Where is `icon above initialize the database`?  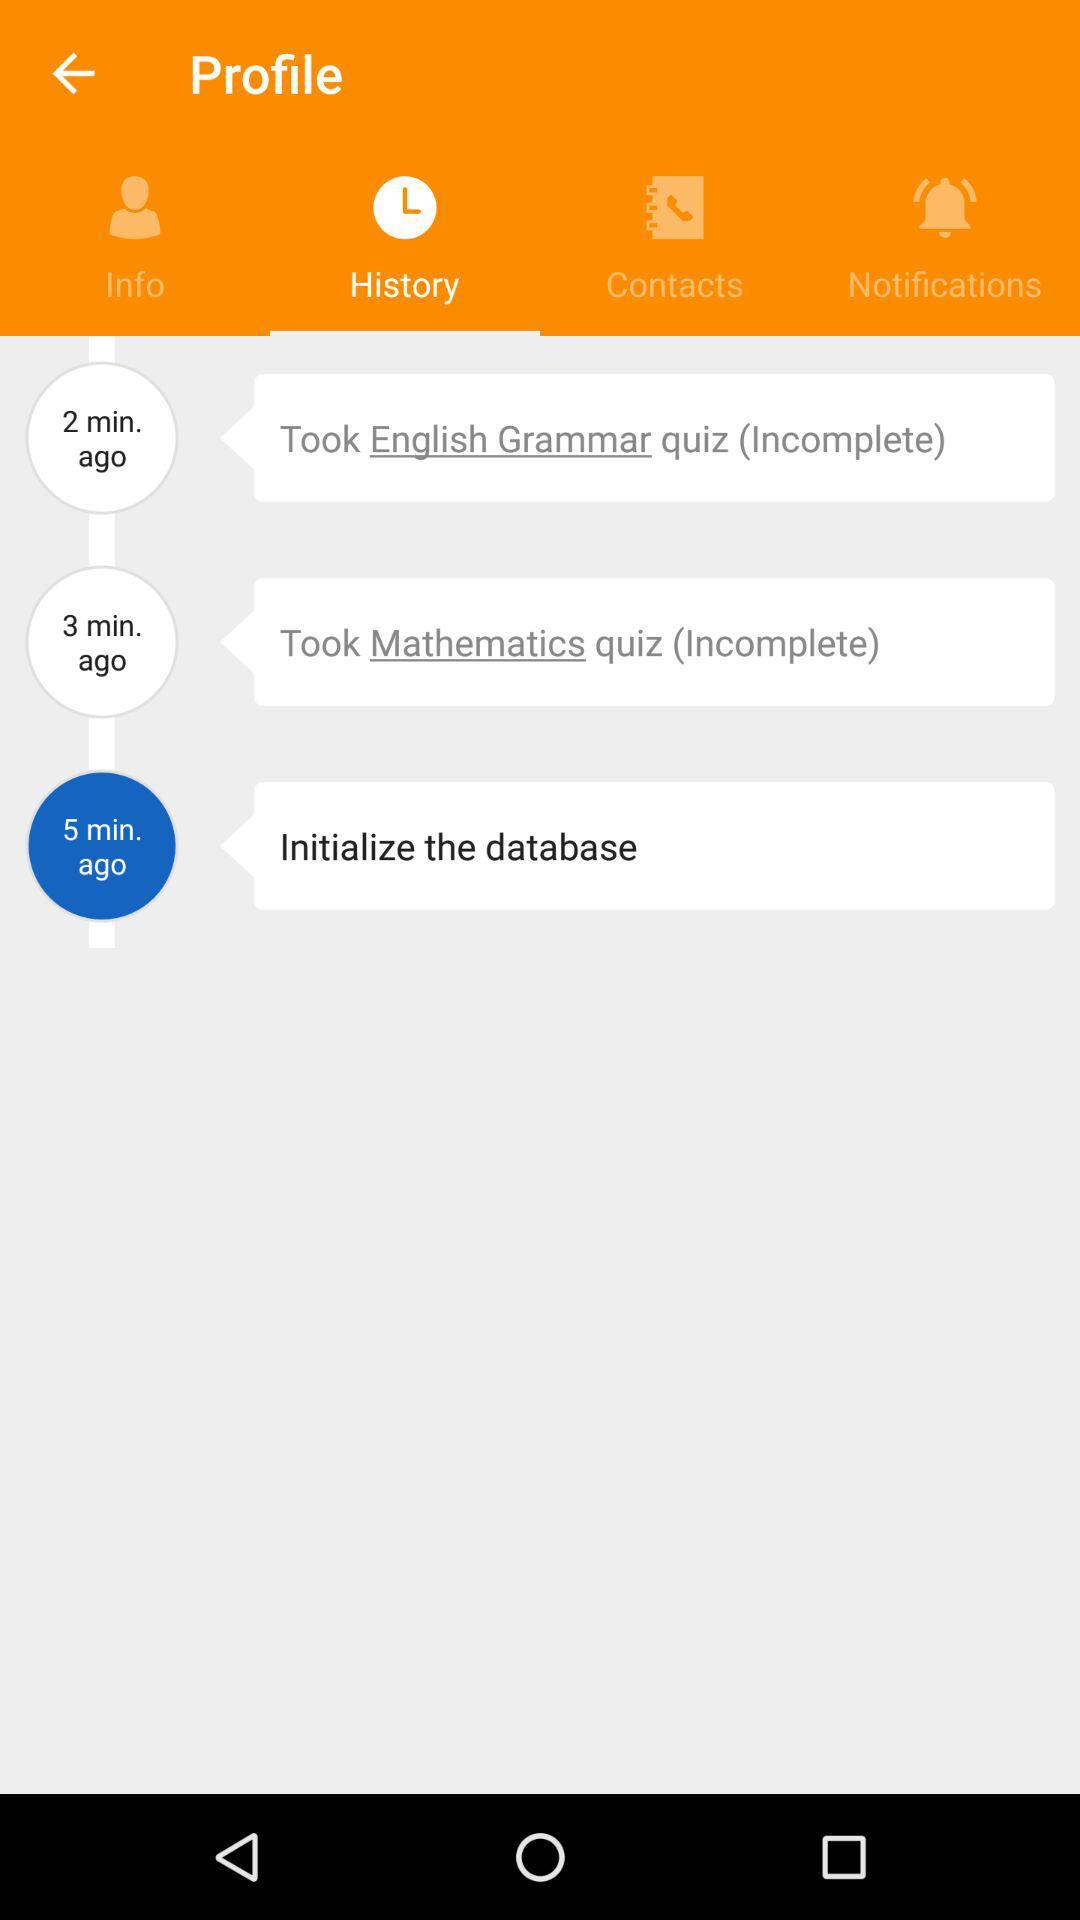 icon above initialize the database is located at coordinates (222, 642).